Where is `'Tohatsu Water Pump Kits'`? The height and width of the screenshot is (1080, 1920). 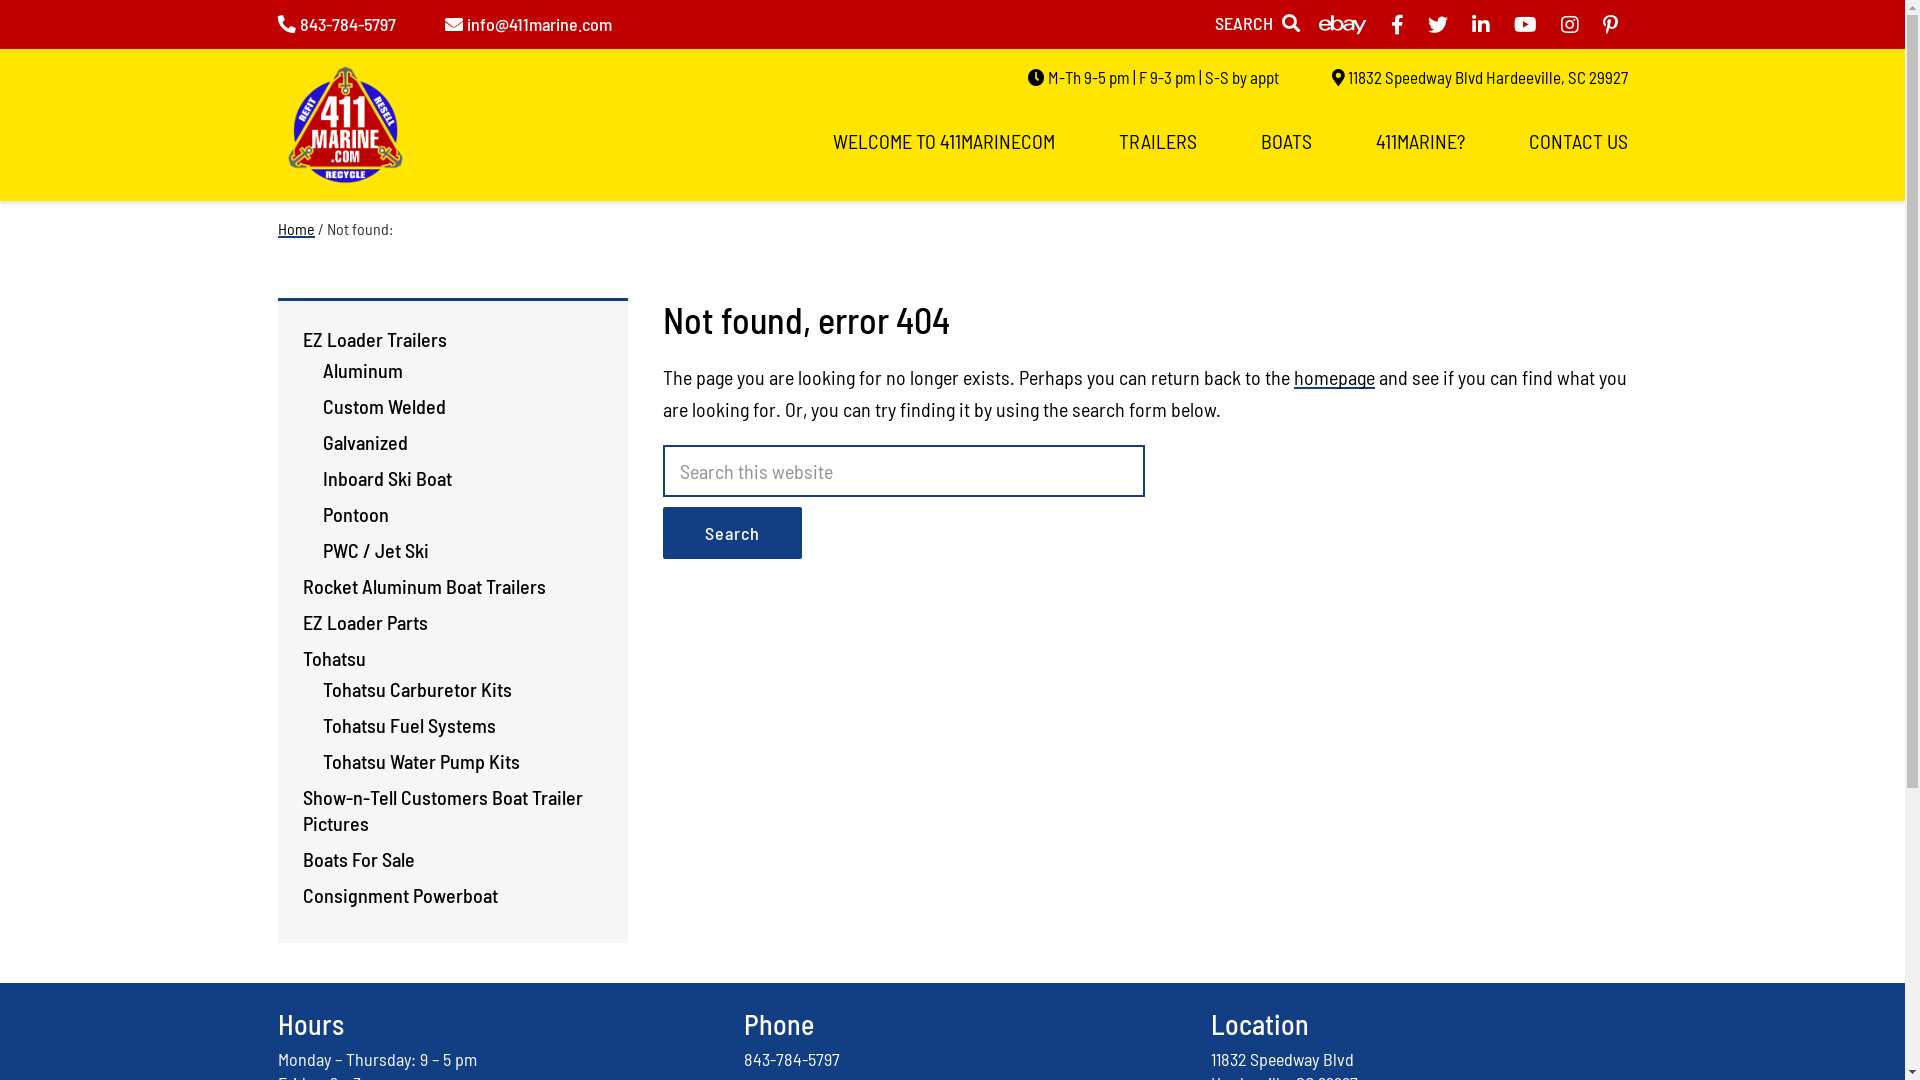 'Tohatsu Water Pump Kits' is located at coordinates (419, 760).